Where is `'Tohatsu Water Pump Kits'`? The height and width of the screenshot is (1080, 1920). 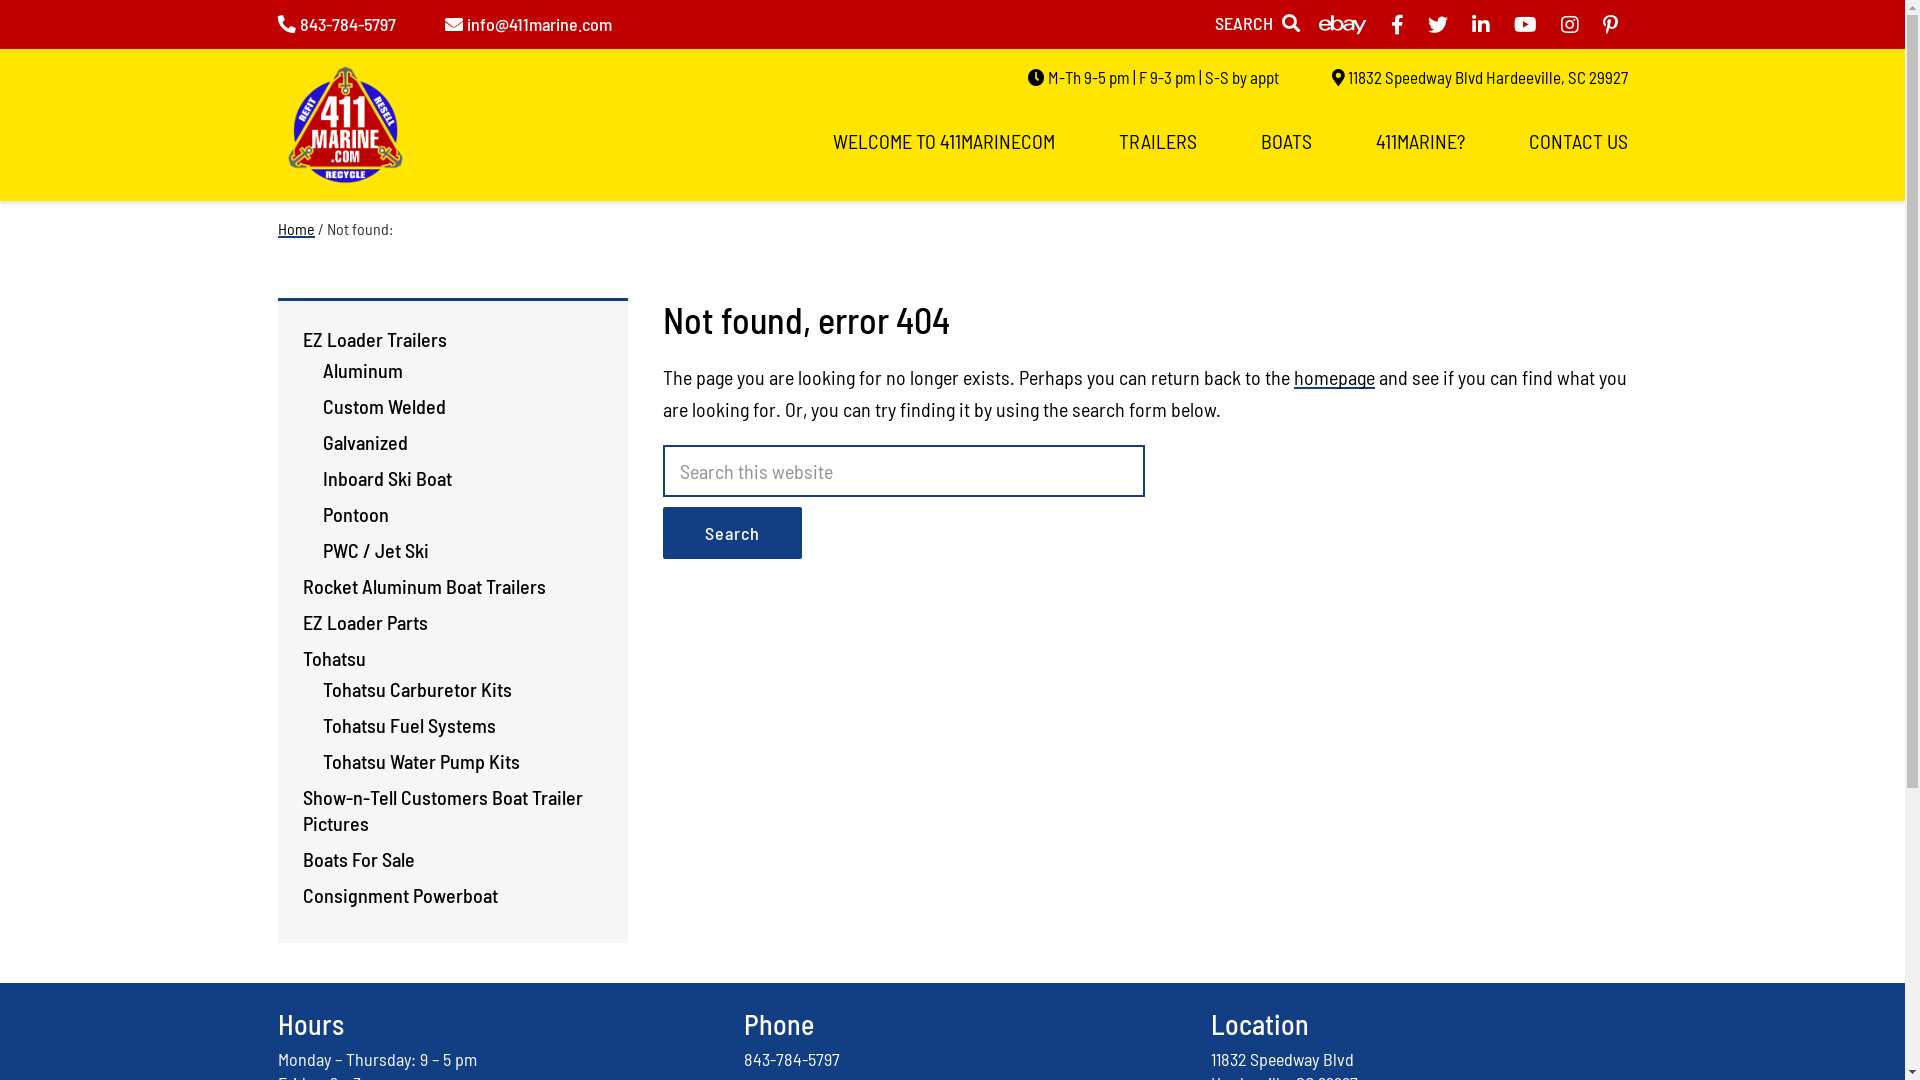 'Tohatsu Water Pump Kits' is located at coordinates (419, 760).